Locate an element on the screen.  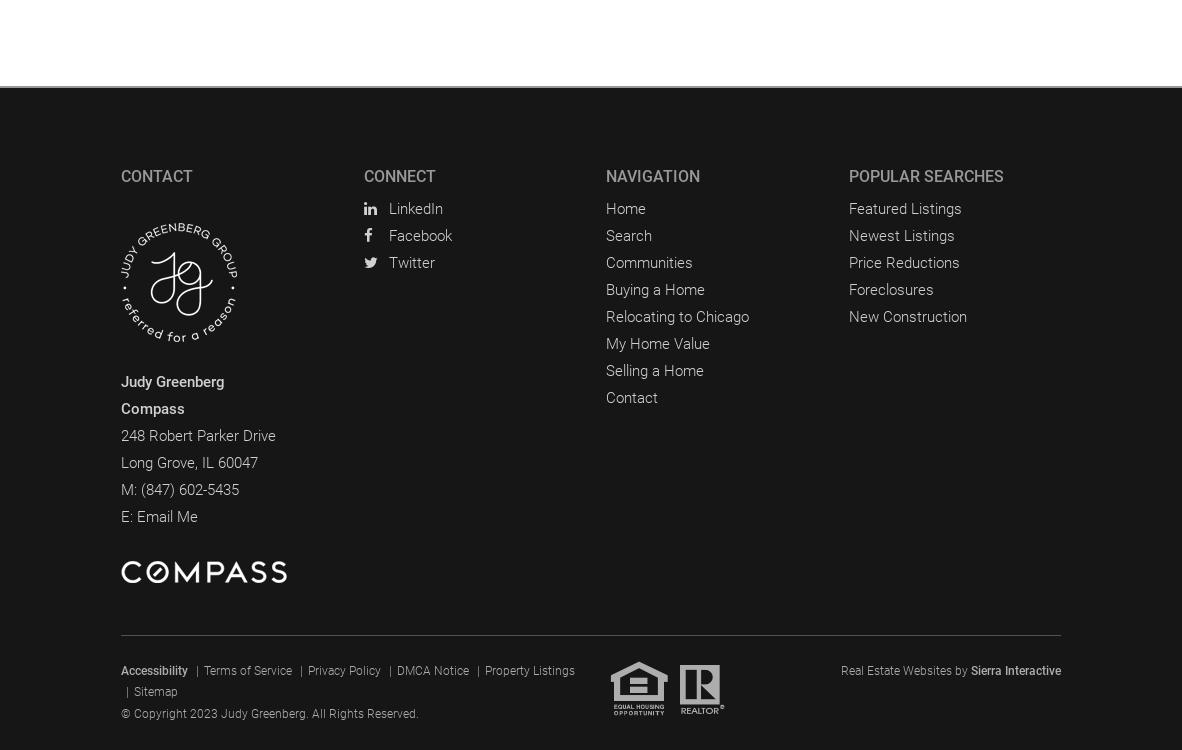
'M:' is located at coordinates (130, 488).